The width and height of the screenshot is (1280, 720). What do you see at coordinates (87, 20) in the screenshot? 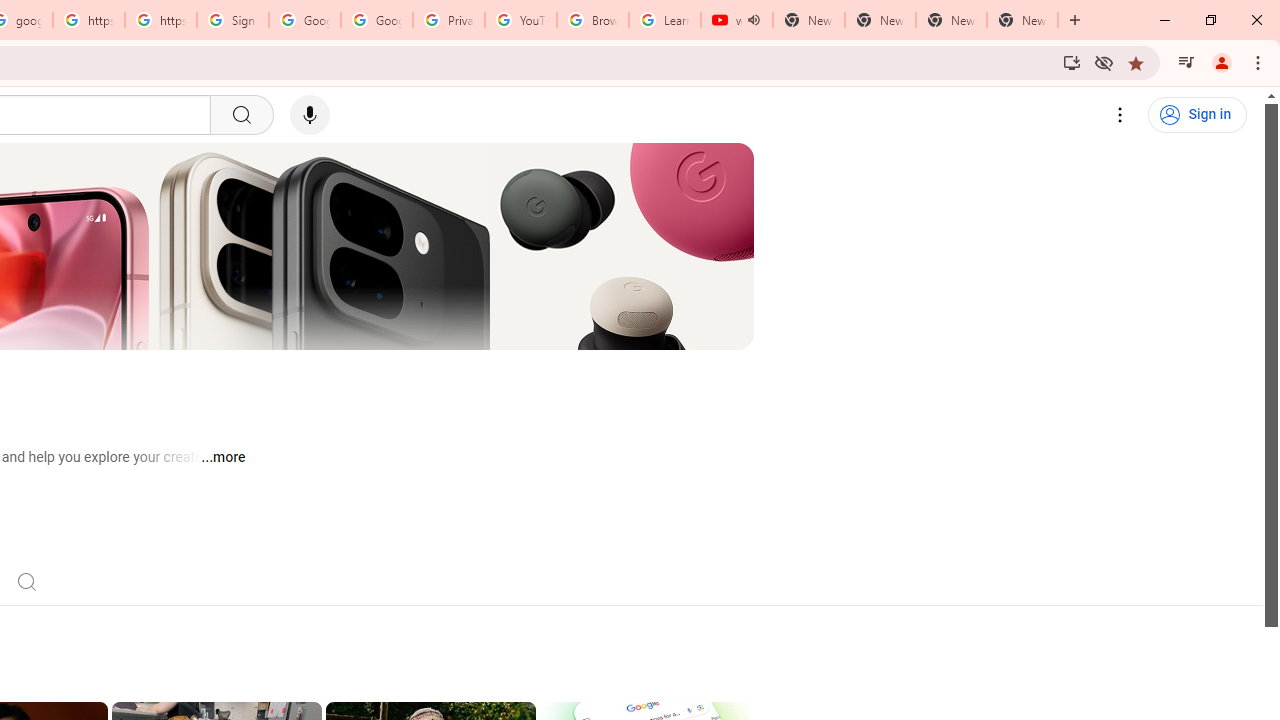
I see `'https://scholar.google.com/'` at bounding box center [87, 20].